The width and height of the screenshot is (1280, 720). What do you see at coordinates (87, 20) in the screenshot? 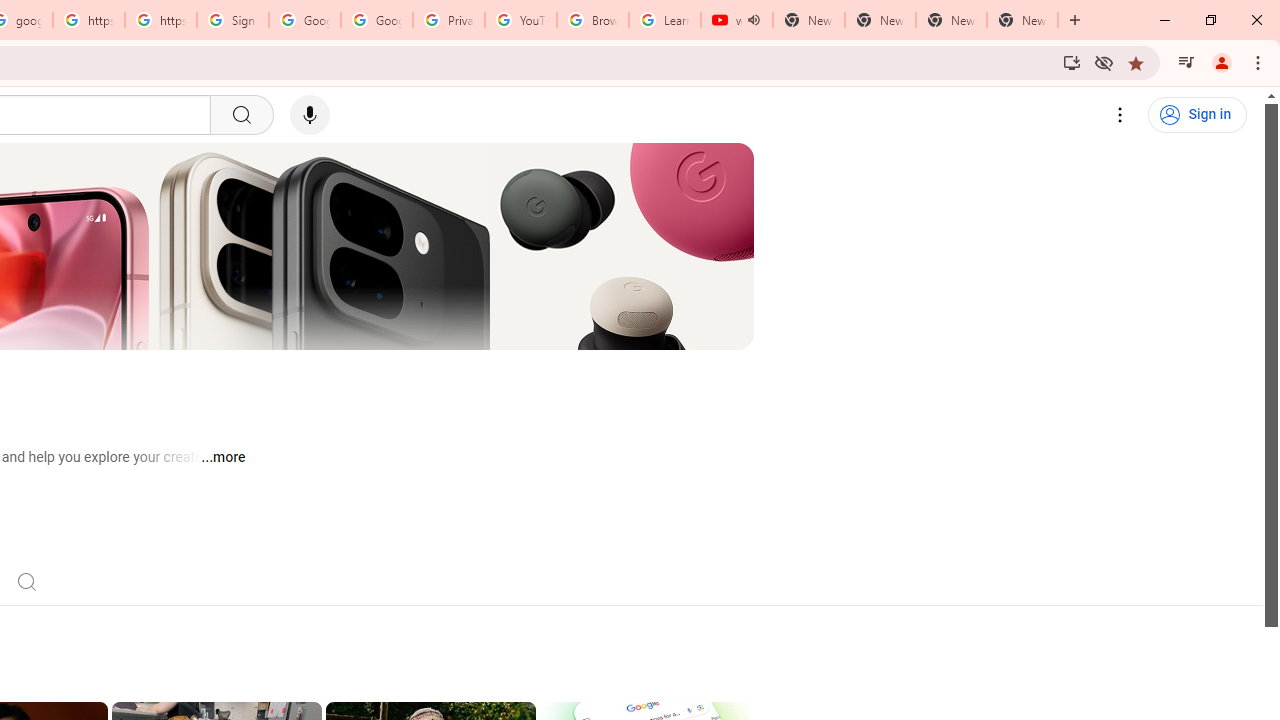
I see `'https://scholar.google.com/'` at bounding box center [87, 20].